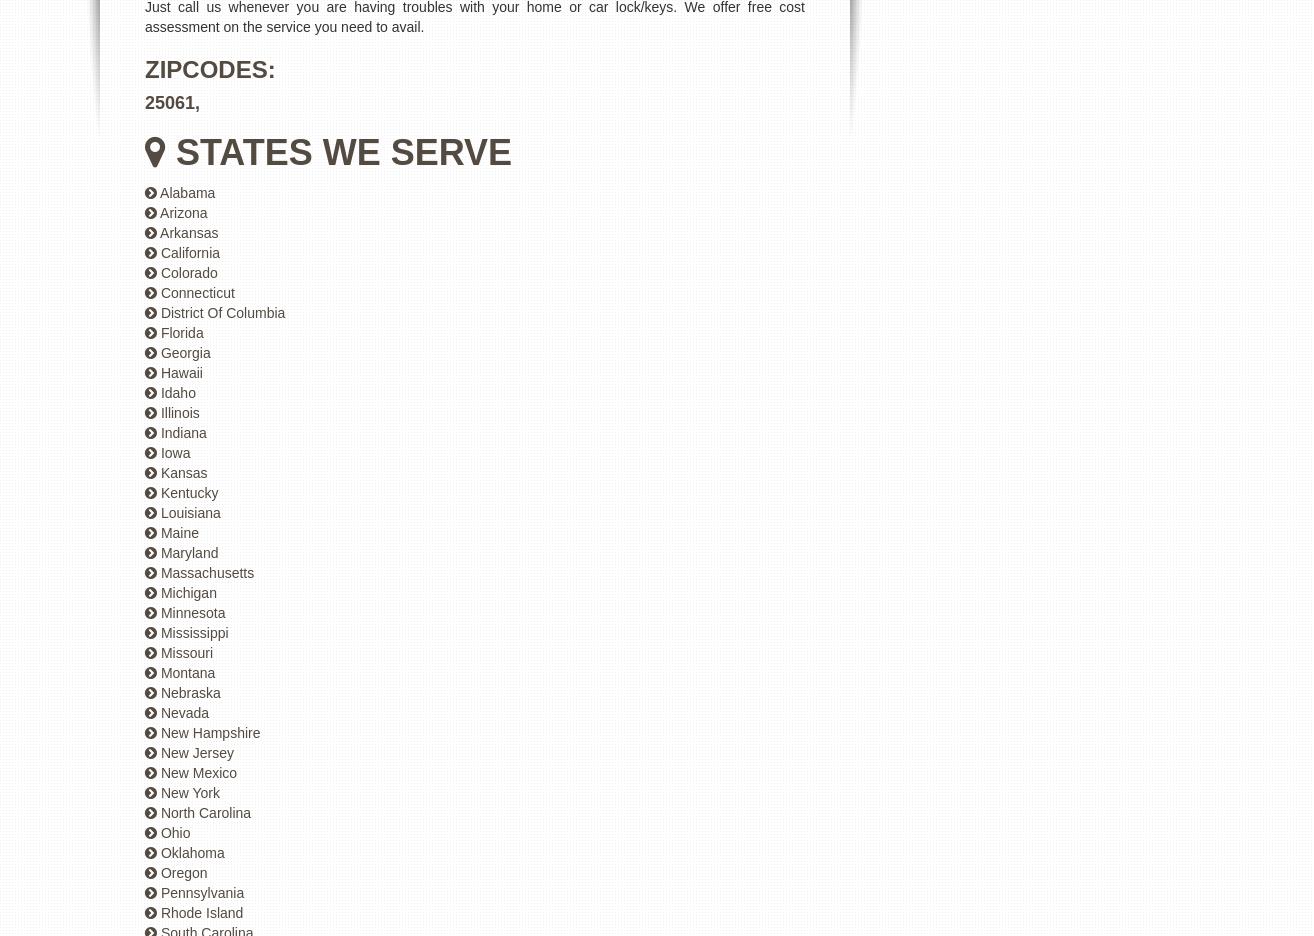  I want to click on 'New York', so click(188, 791).